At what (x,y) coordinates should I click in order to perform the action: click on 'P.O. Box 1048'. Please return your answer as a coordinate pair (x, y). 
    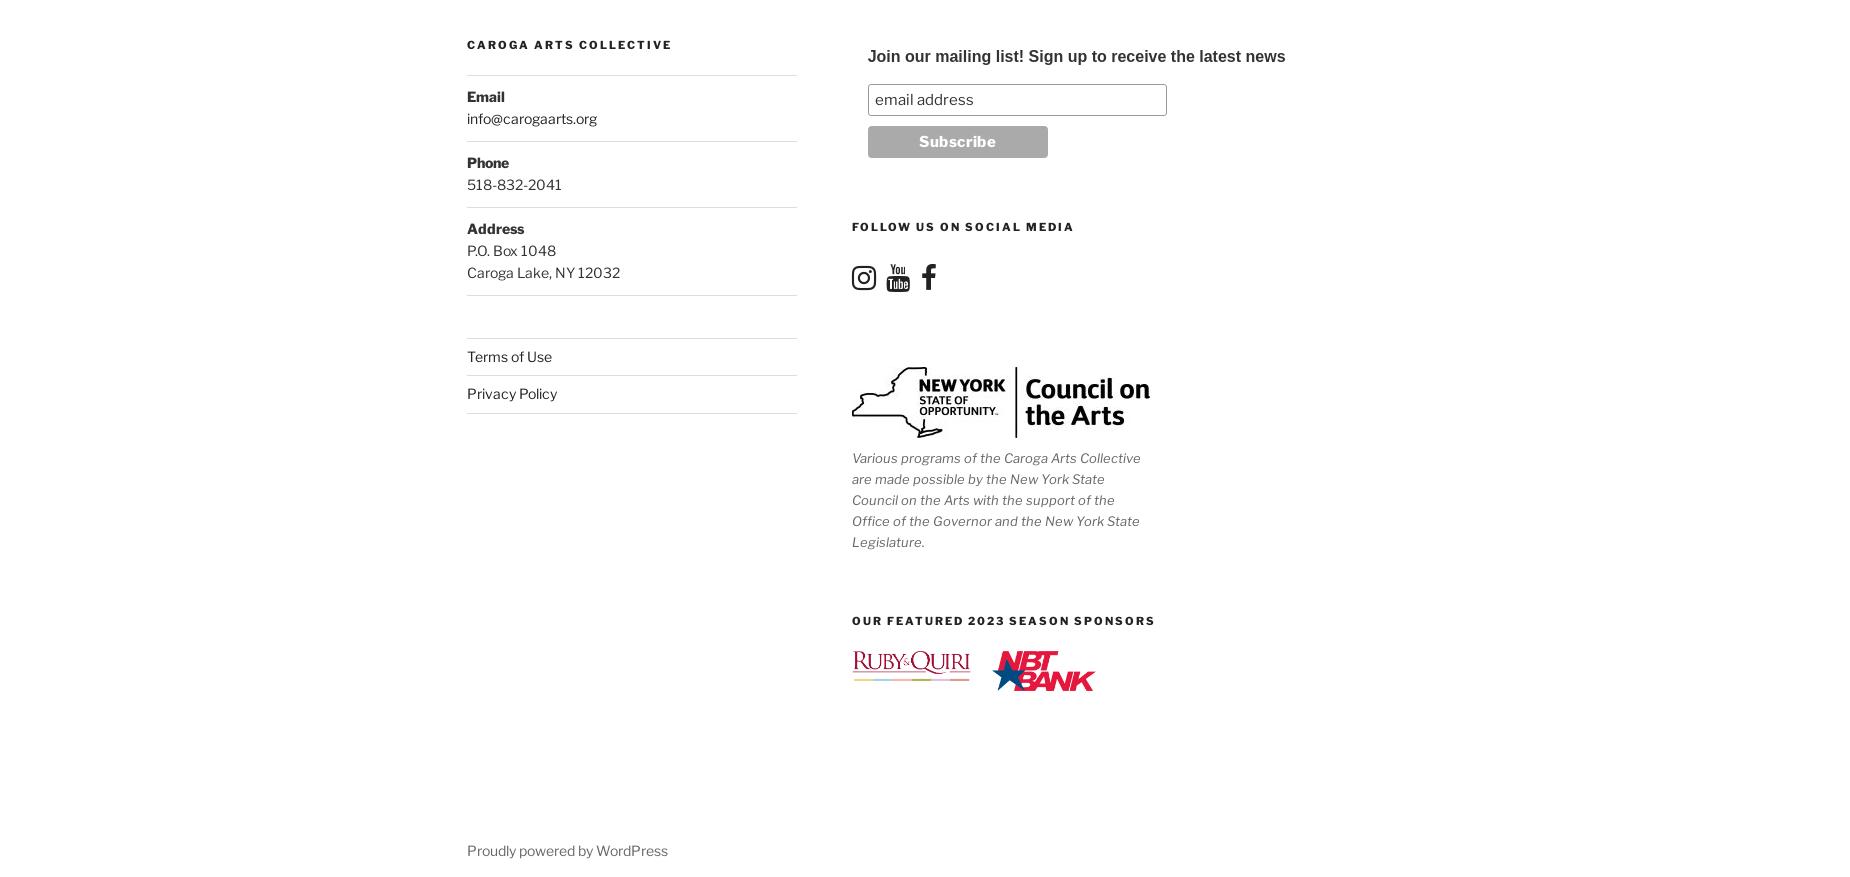
    Looking at the image, I should click on (466, 250).